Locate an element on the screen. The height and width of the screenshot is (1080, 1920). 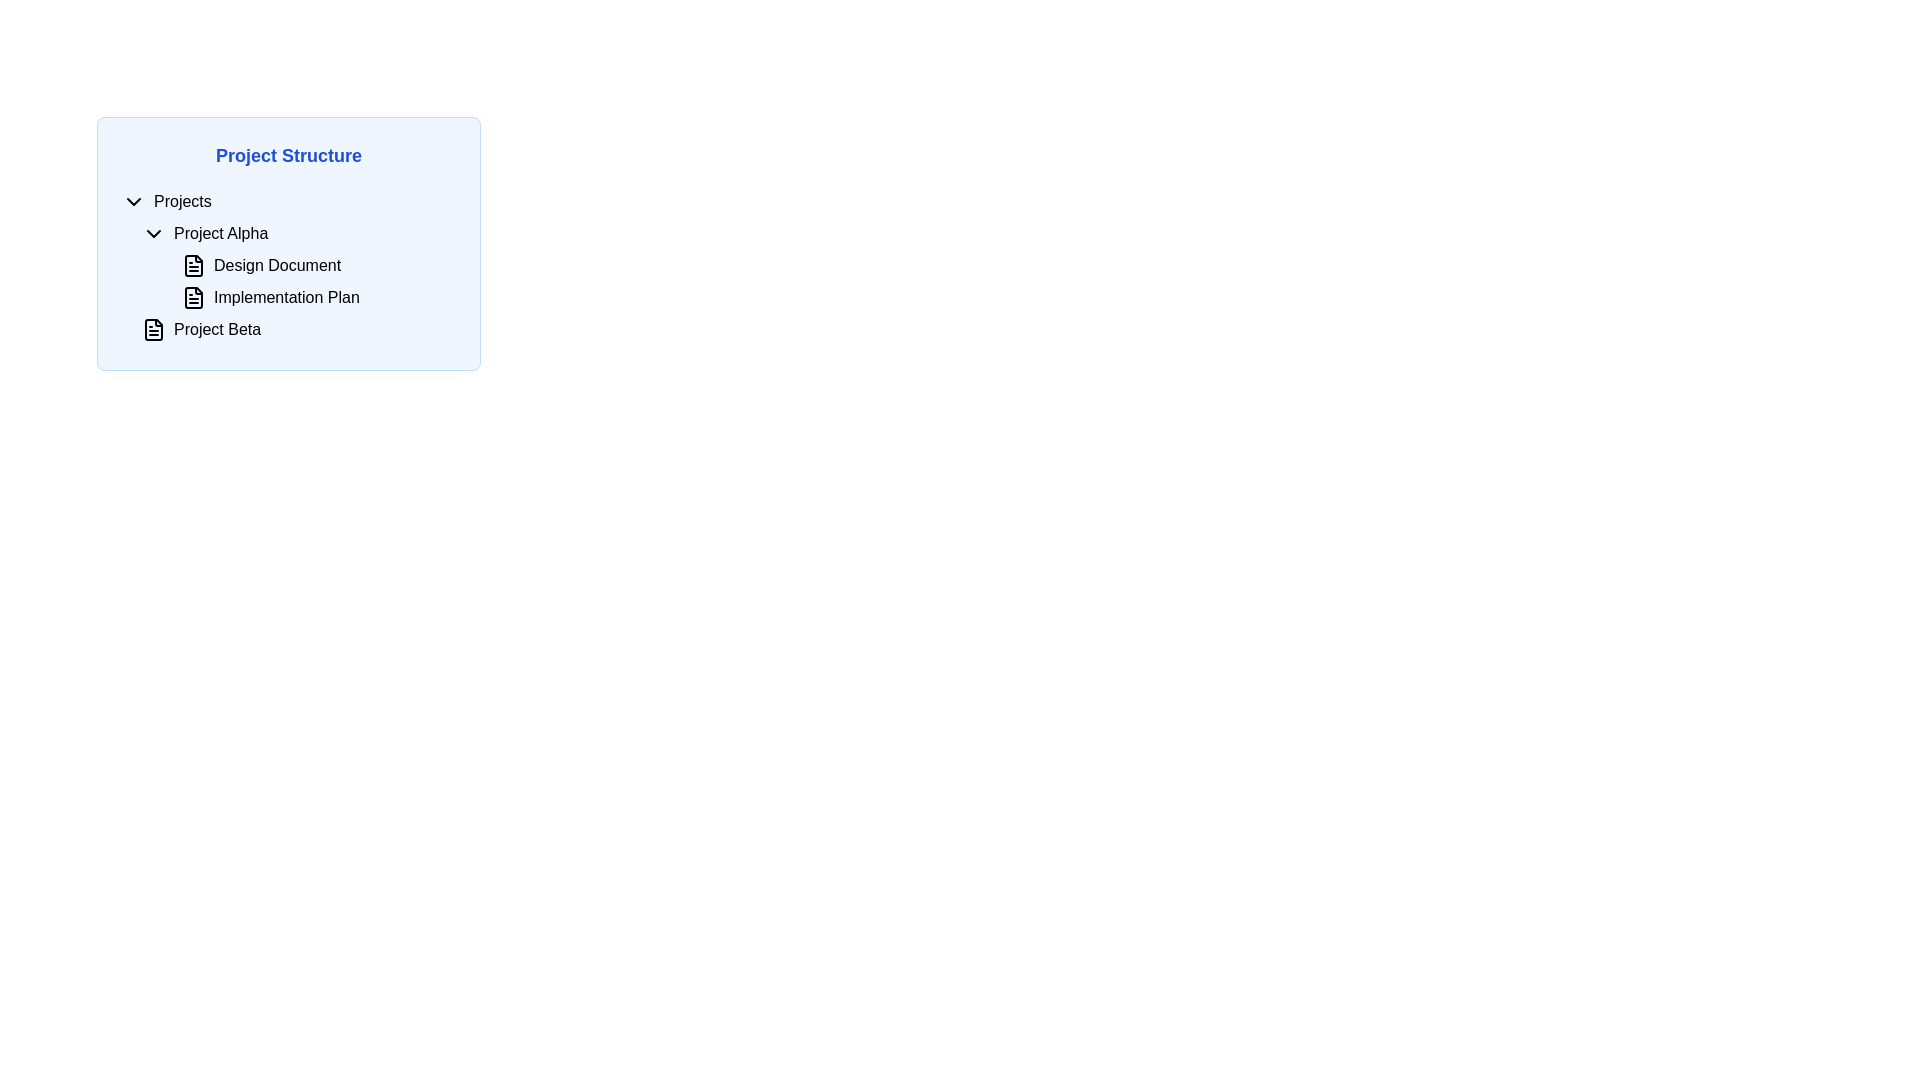
the Dropdown Indicator Icon, which is a chevron icon indicating the expandable/collapsible state of the 'Projects' section is located at coordinates (133, 201).